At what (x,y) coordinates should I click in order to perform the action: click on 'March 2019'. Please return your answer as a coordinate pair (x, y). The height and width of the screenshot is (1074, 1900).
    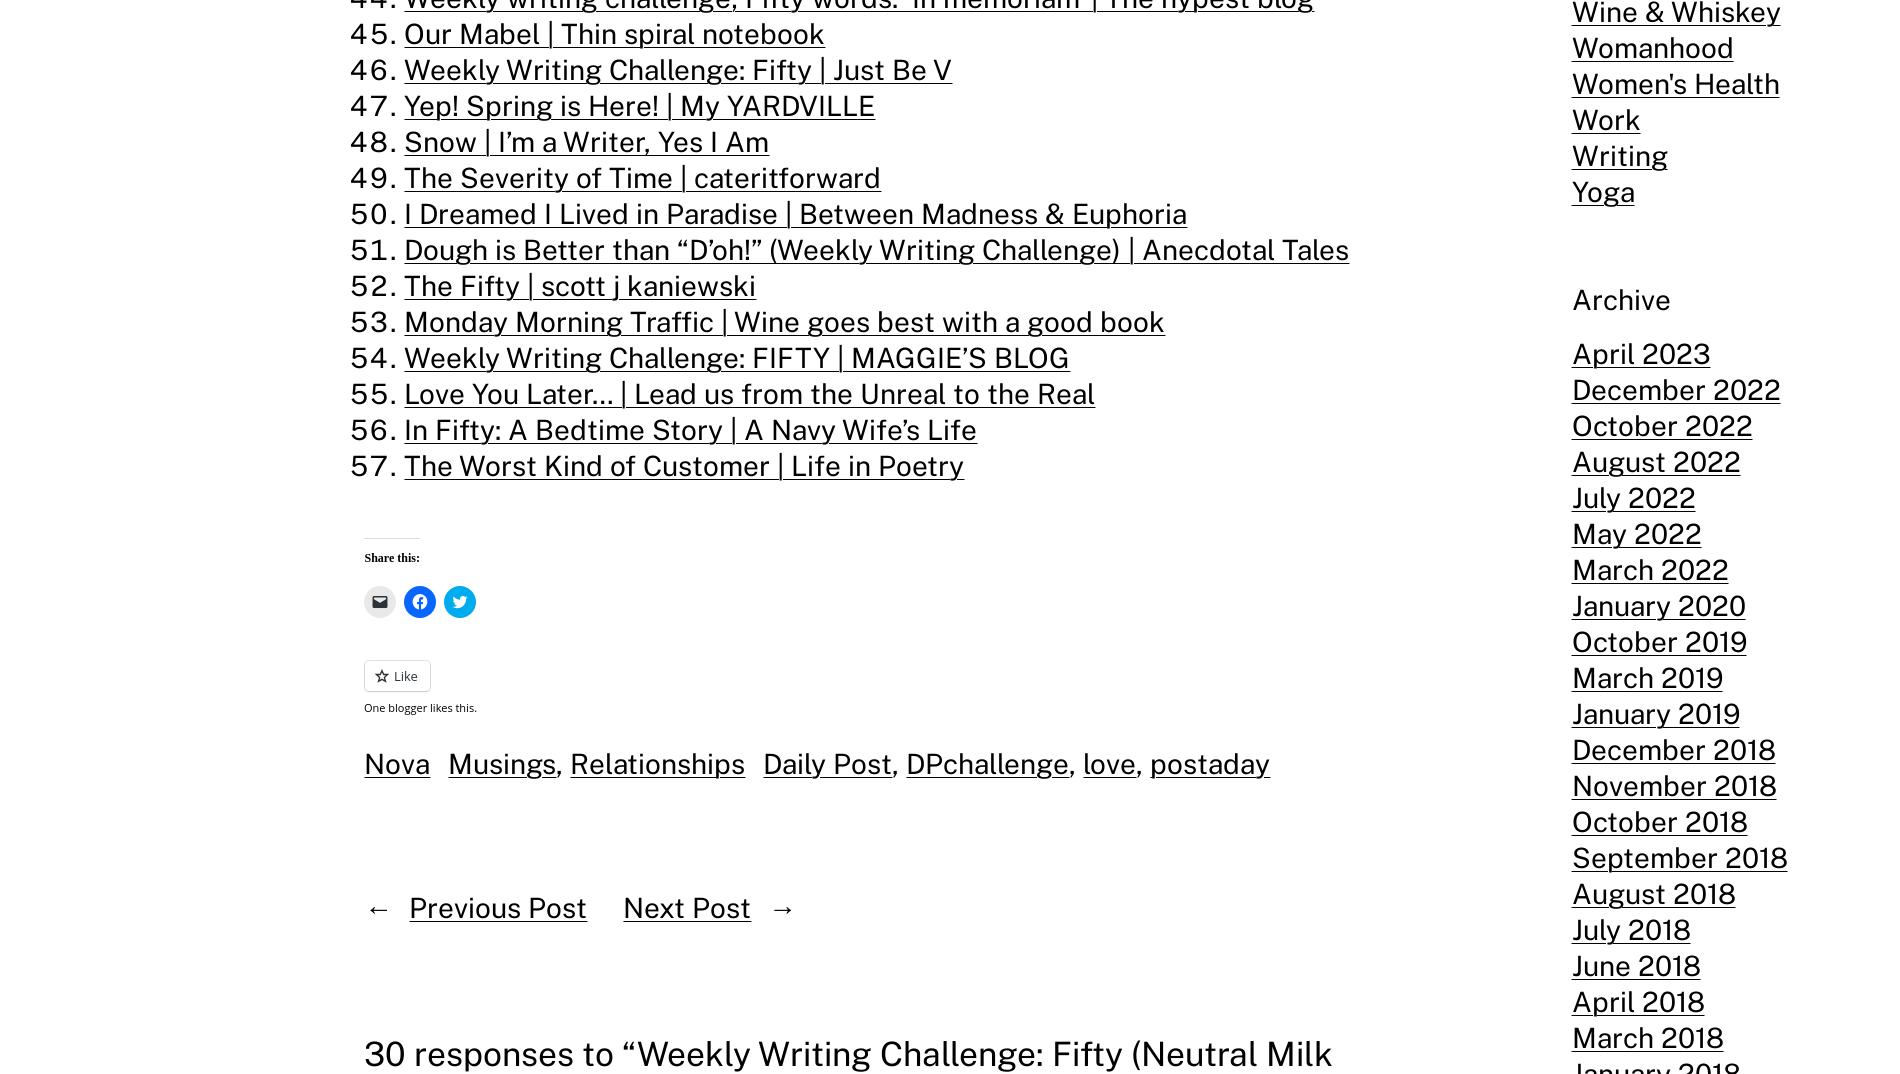
    Looking at the image, I should click on (1646, 676).